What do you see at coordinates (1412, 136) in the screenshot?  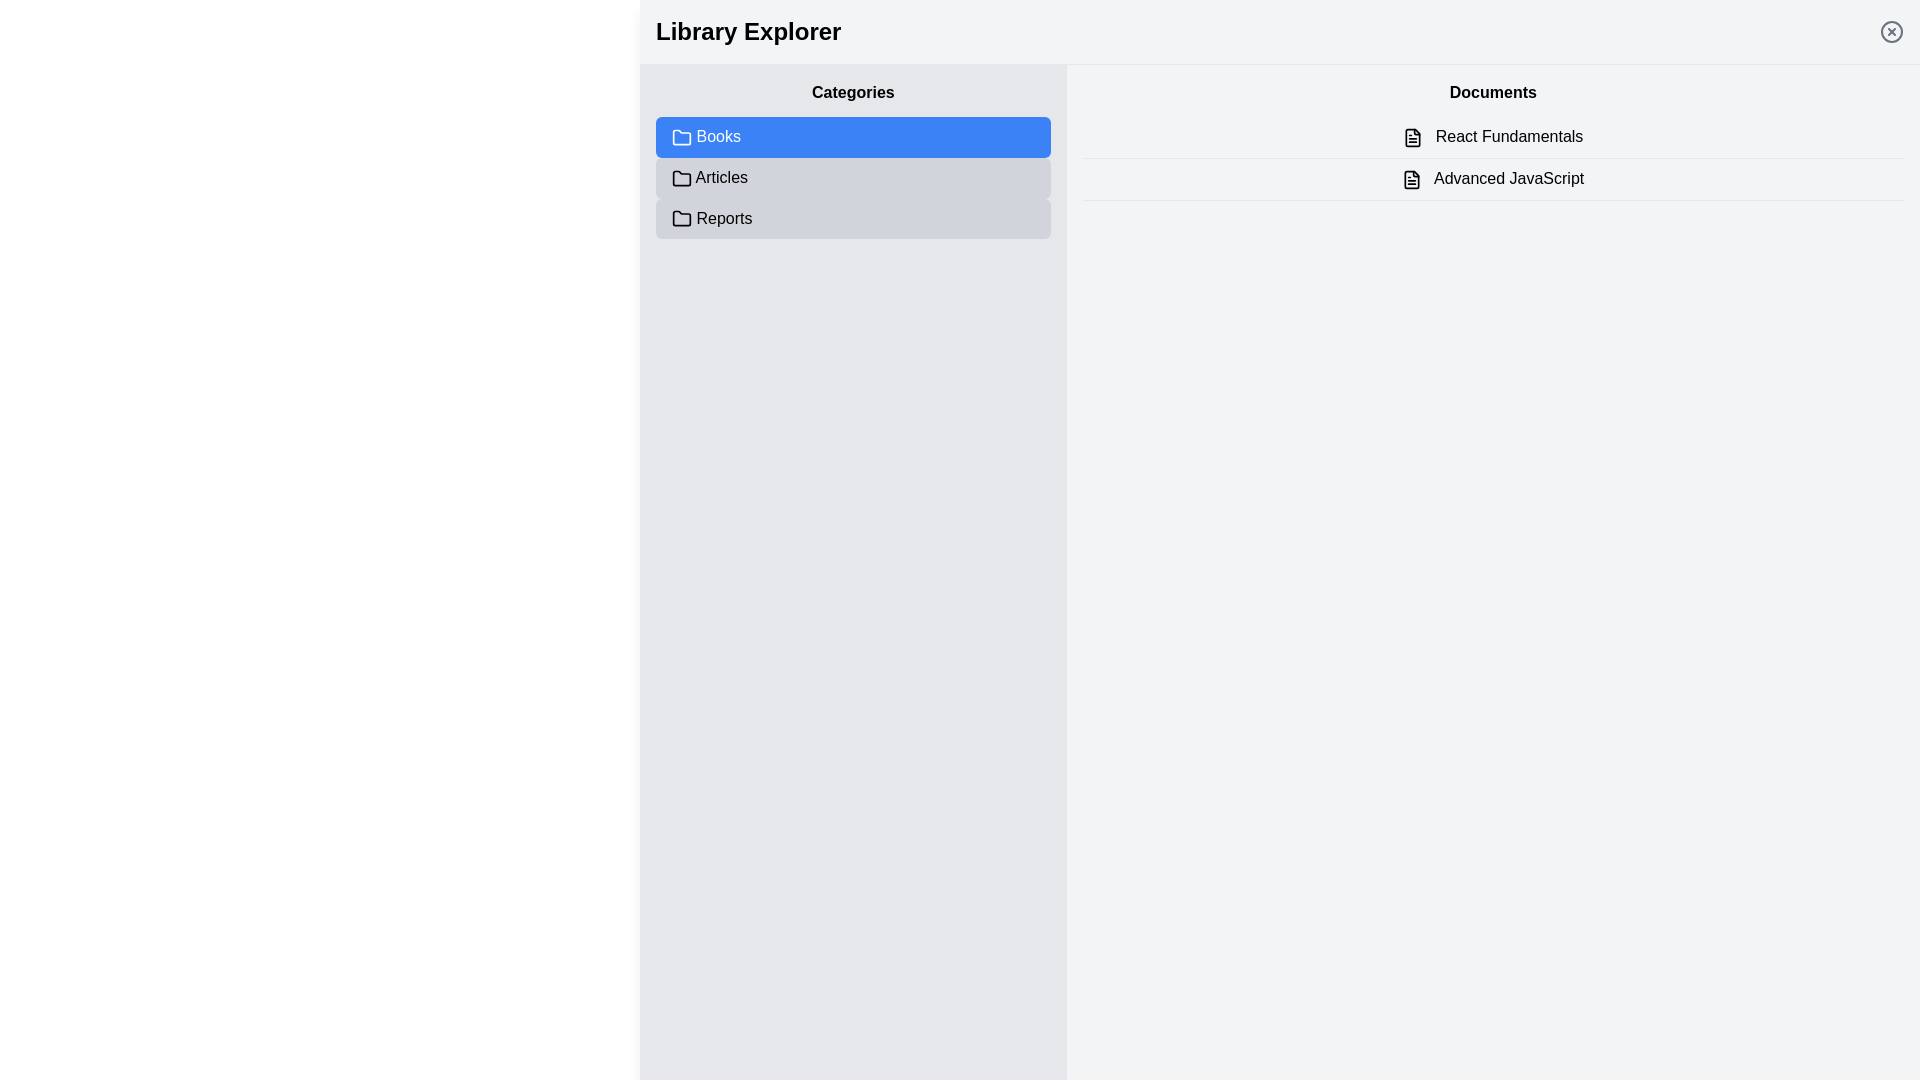 I see `the icon representing 'React Fundamentals' located to the left of the corresponding text in the 'Documents' section of the right panel` at bounding box center [1412, 136].